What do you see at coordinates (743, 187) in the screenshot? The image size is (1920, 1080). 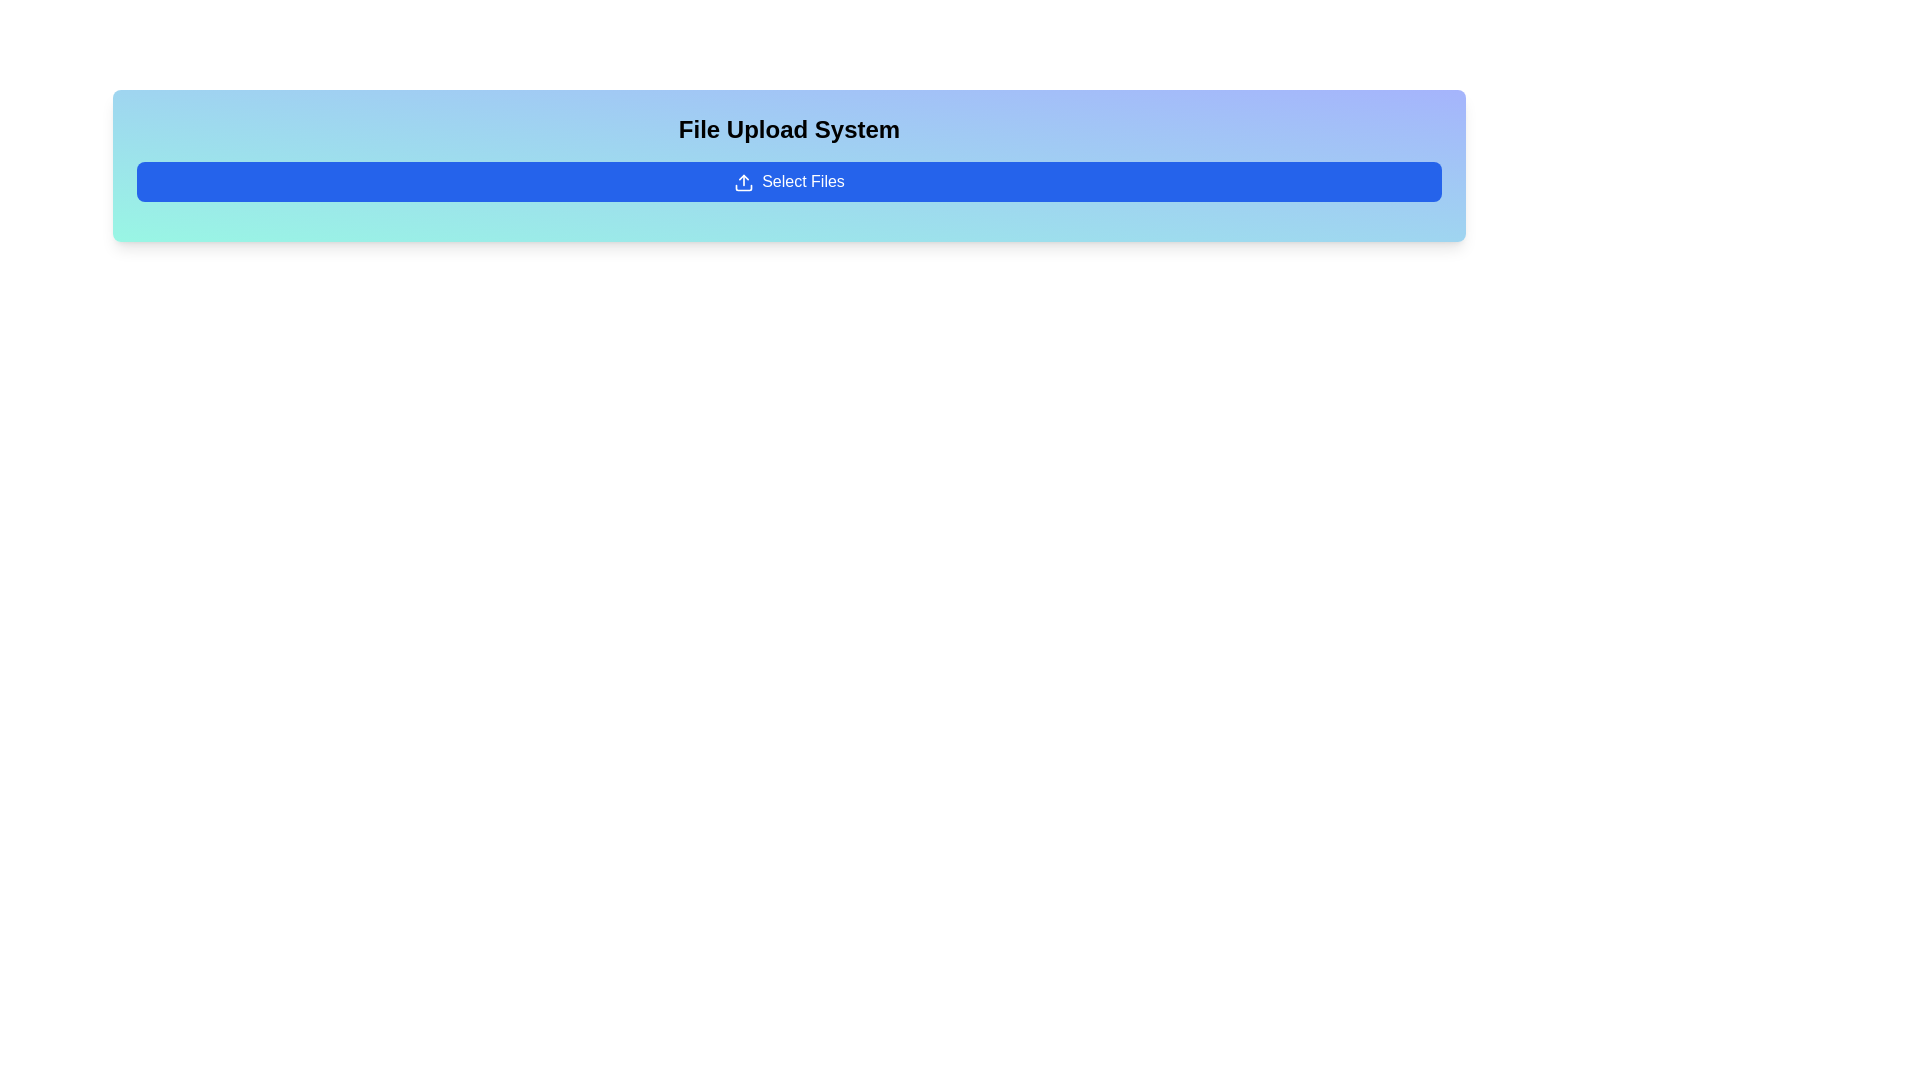 I see `the bottom-most curved rectangular segment of the 'lucide-upload' SVG icon that represents an upload action` at bounding box center [743, 187].